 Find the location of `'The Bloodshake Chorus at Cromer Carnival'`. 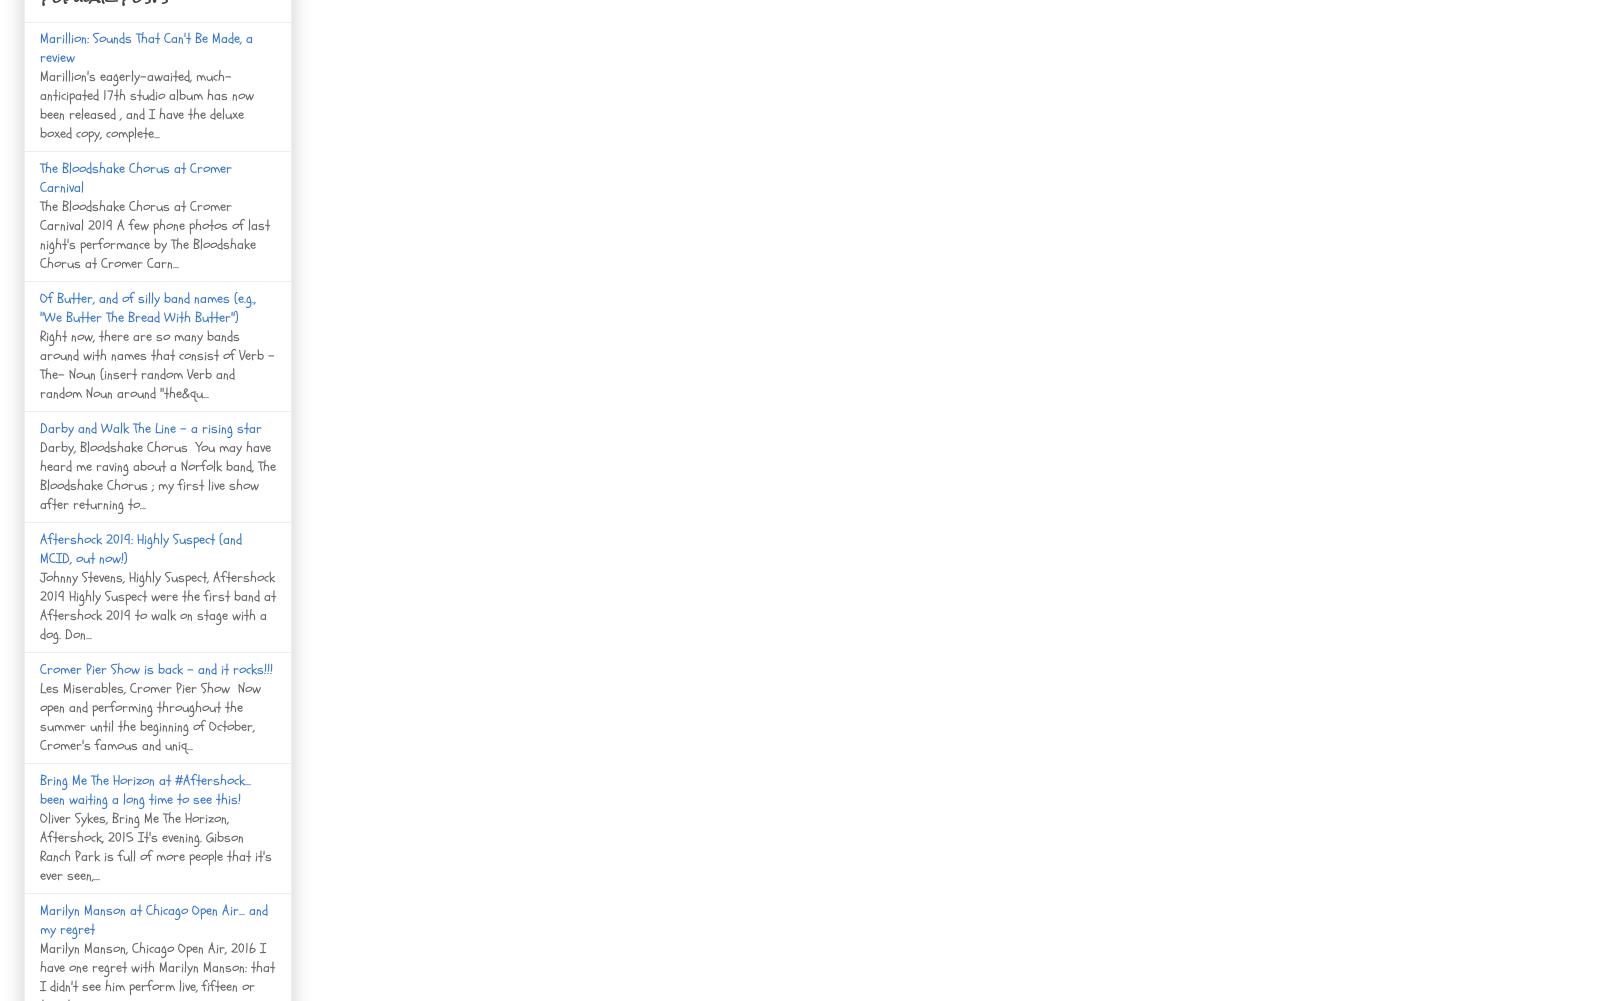

'The Bloodshake Chorus at Cromer Carnival' is located at coordinates (135, 176).